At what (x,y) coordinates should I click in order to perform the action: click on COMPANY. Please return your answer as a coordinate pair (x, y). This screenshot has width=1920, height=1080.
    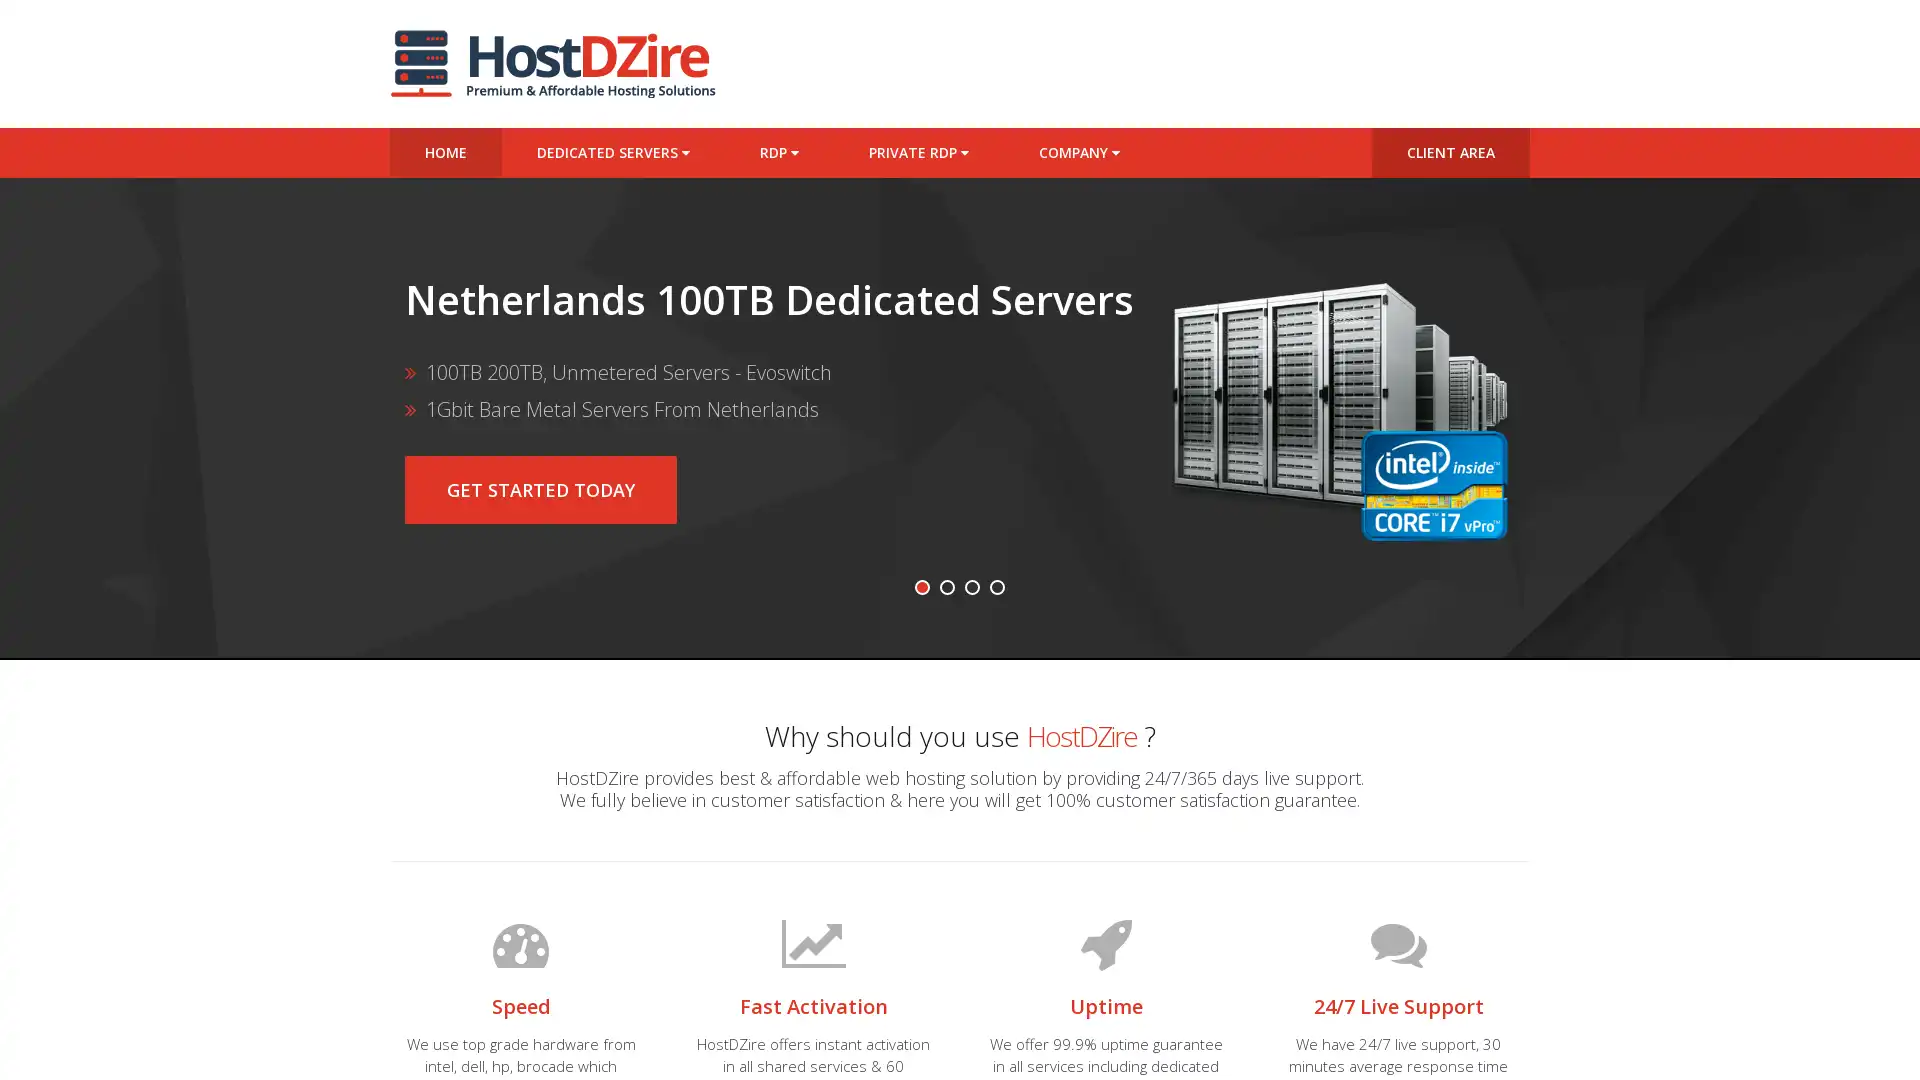
    Looking at the image, I should click on (1078, 152).